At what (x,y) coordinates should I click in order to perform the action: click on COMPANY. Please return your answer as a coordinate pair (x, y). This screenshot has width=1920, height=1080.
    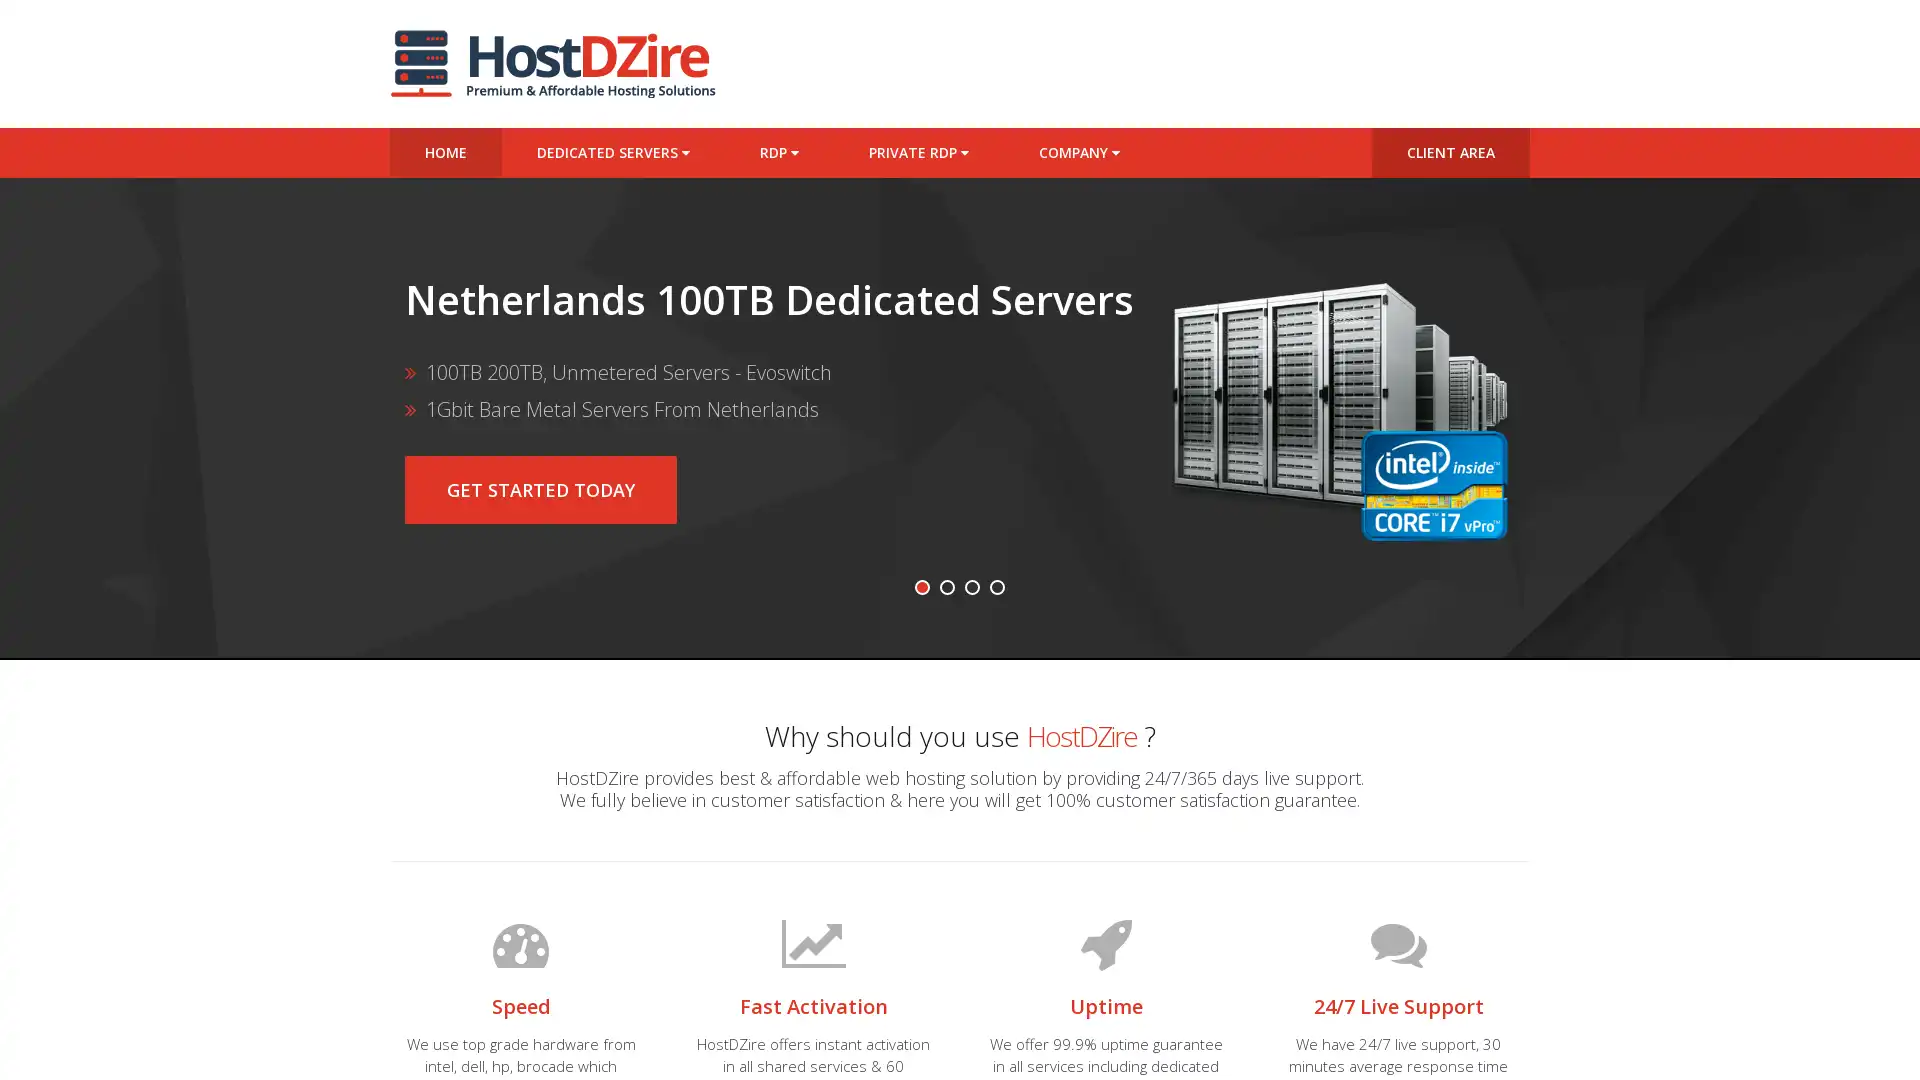
    Looking at the image, I should click on (1078, 152).